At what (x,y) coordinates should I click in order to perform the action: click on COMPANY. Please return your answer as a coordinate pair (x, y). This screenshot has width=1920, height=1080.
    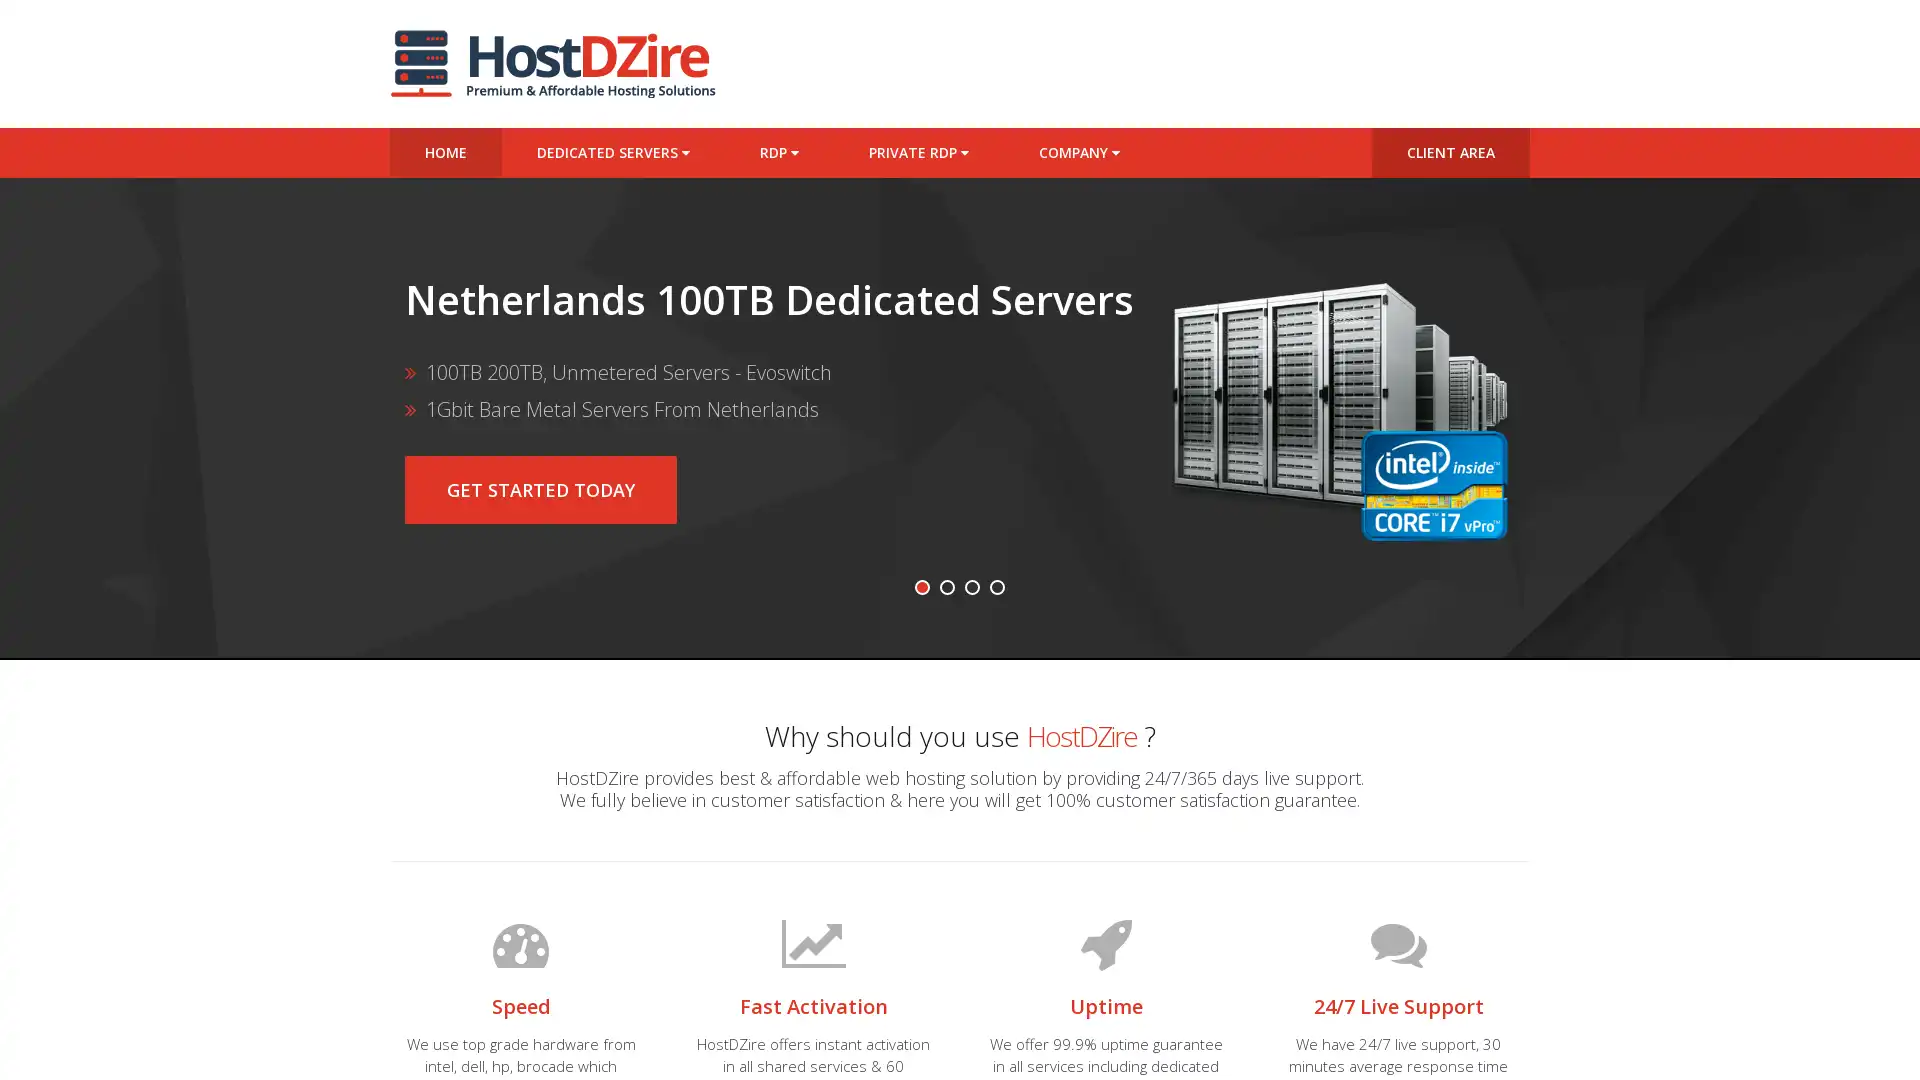
    Looking at the image, I should click on (1078, 152).